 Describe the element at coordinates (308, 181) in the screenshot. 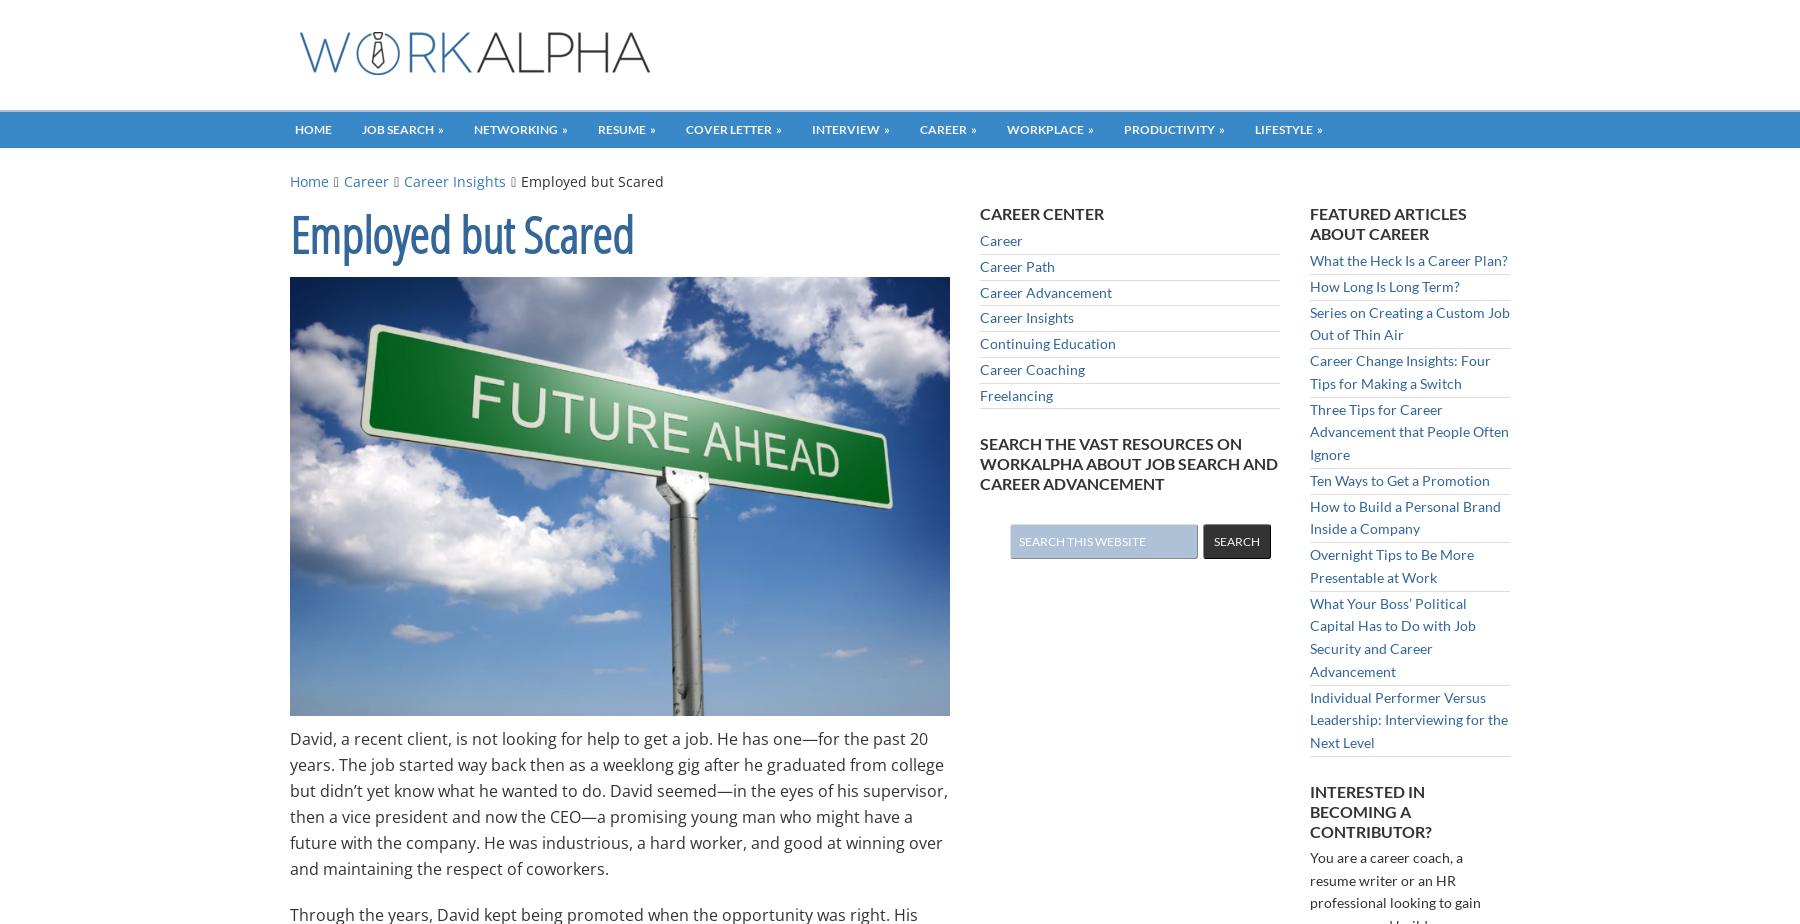

I see `'Home'` at that location.